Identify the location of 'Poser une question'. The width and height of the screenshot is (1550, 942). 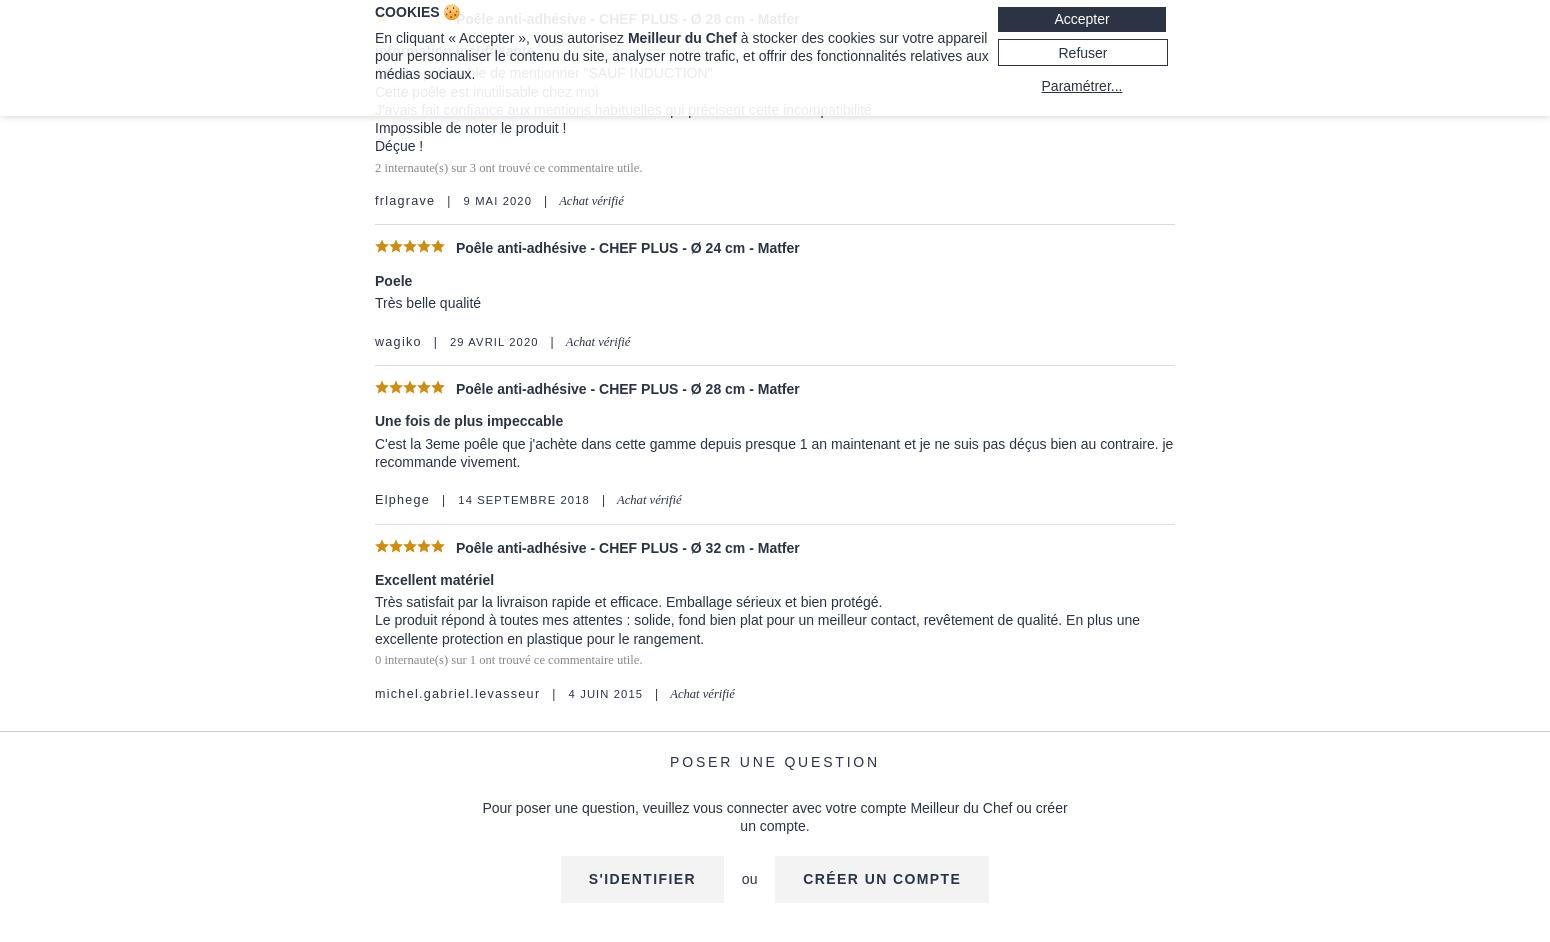
(669, 761).